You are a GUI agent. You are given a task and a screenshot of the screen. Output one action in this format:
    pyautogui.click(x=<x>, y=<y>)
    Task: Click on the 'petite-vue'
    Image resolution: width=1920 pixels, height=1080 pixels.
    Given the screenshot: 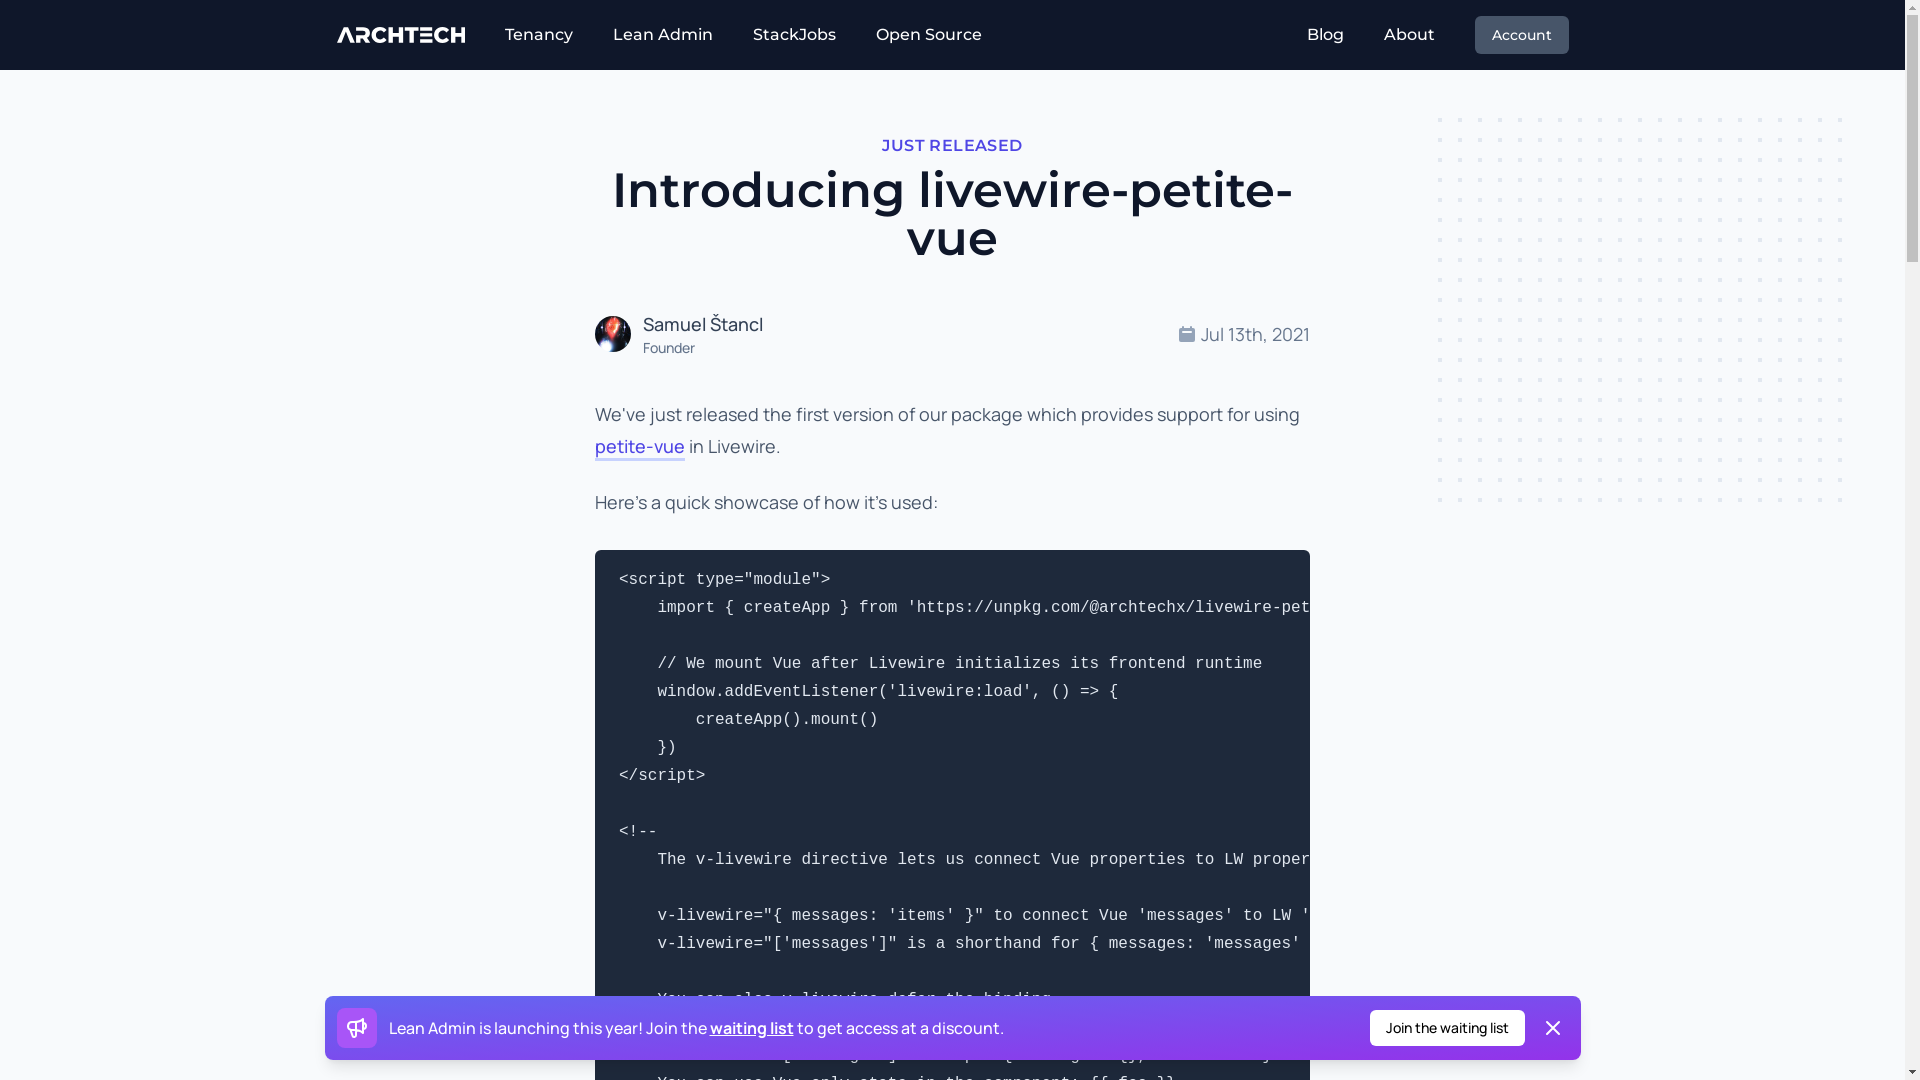 What is the action you would take?
    pyautogui.click(x=638, y=446)
    